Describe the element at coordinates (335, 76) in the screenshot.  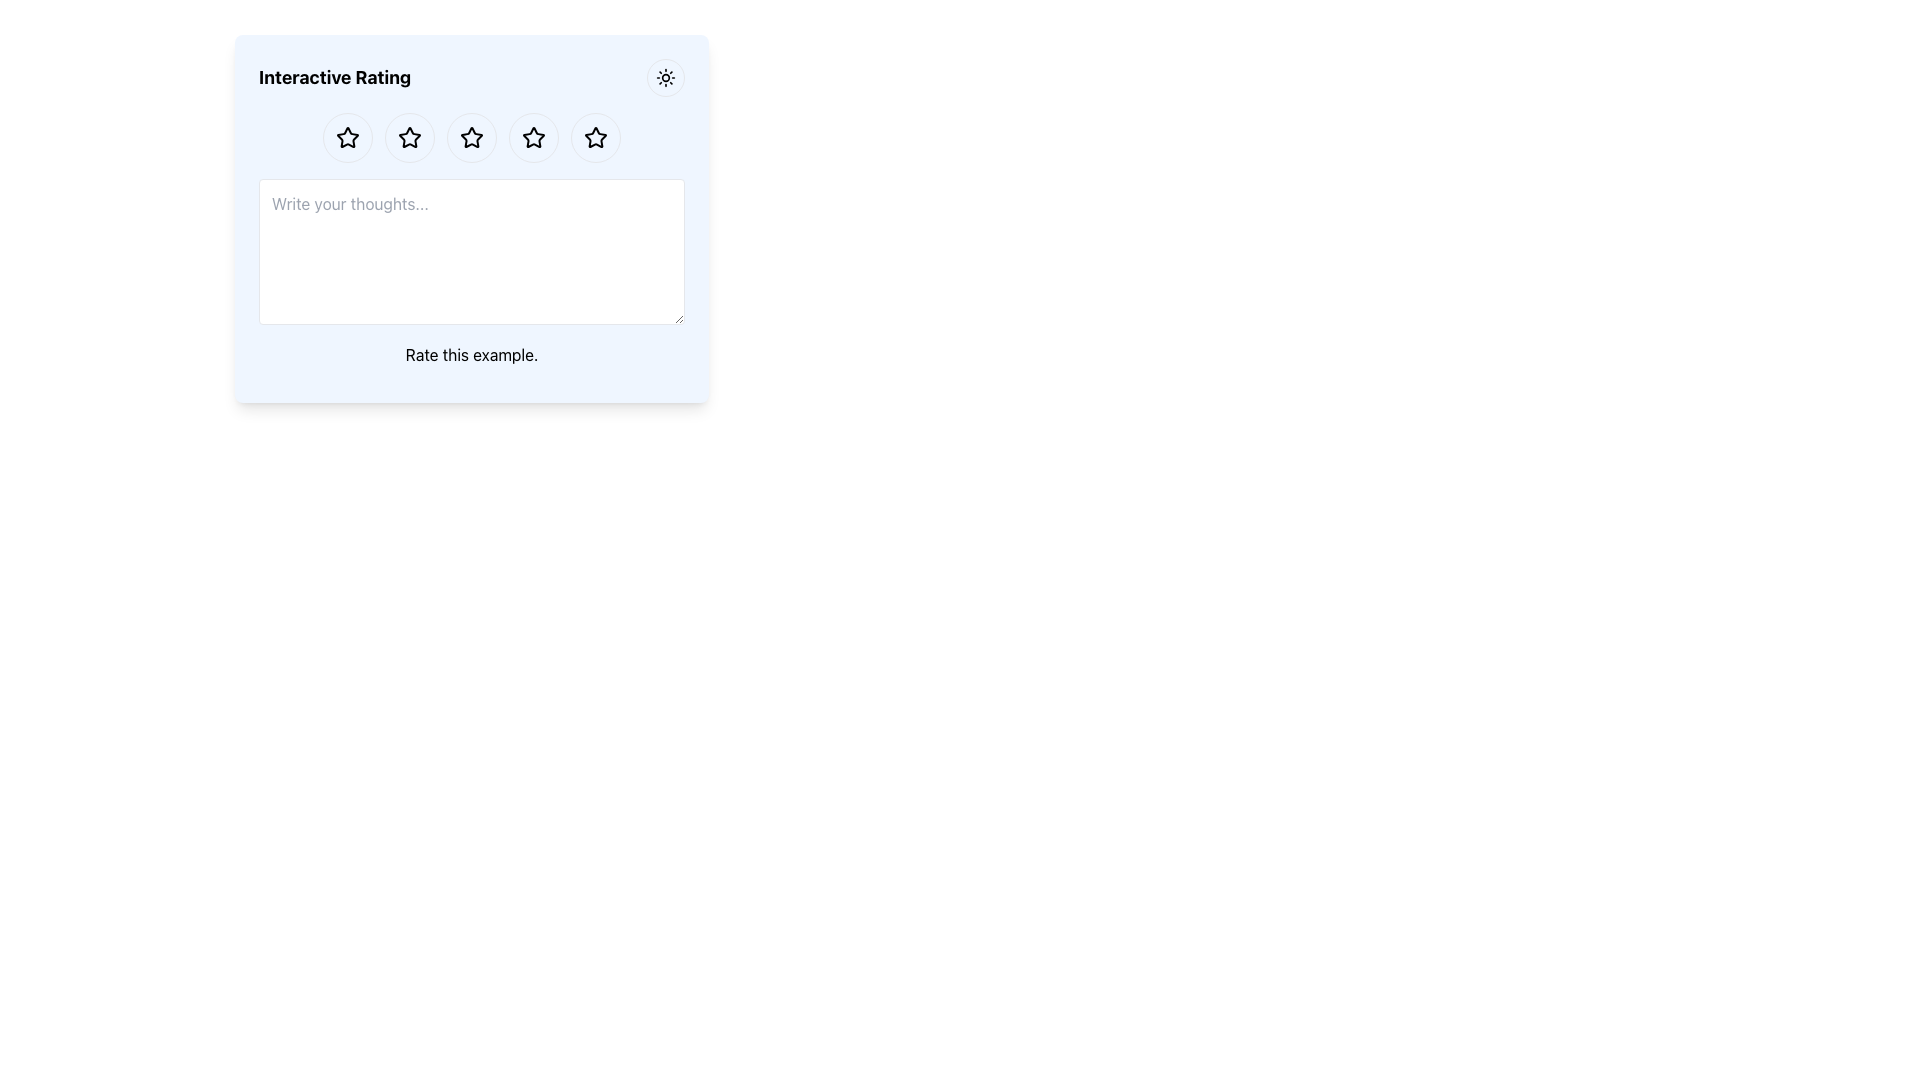
I see `the text label that serves as a title or header for the interactive rating interface, located at the top-left corner of its section` at that location.